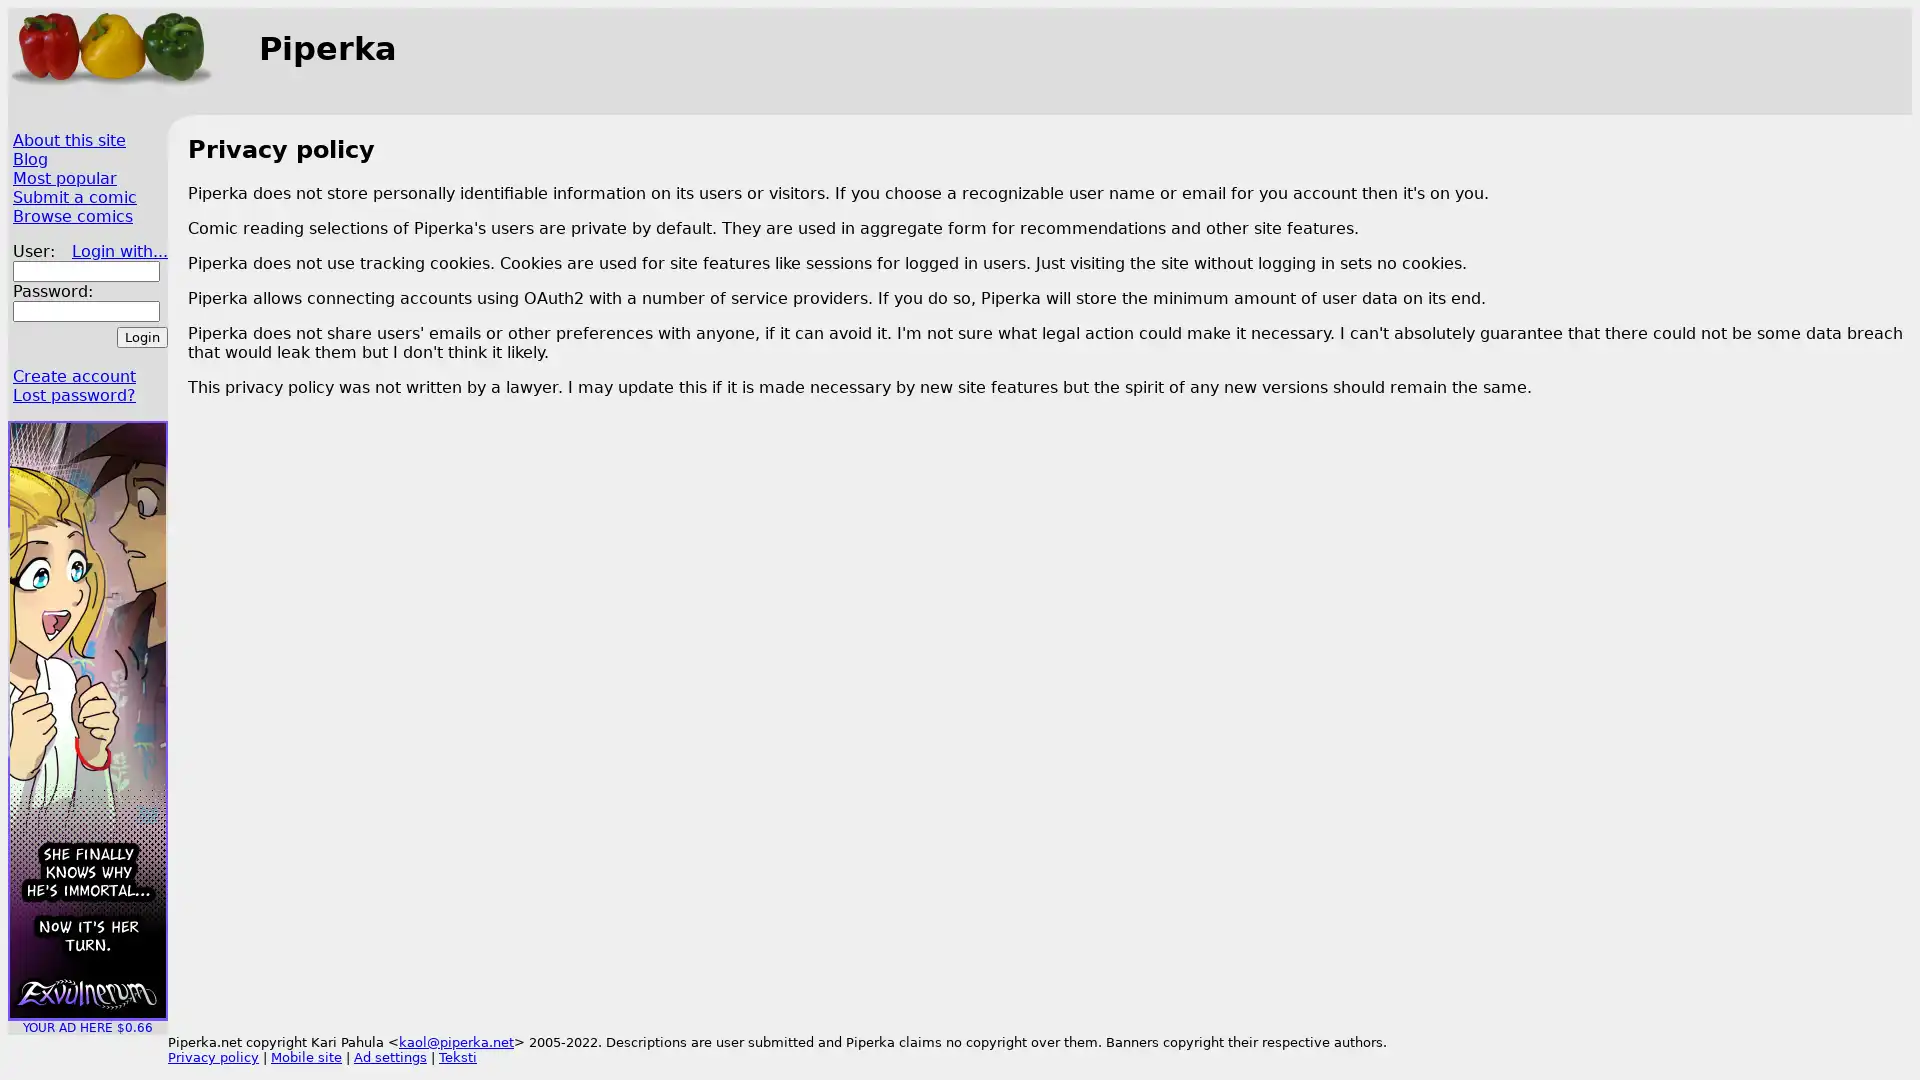 This screenshot has height=1080, width=1920. Describe the element at coordinates (141, 336) in the screenshot. I see `Login` at that location.